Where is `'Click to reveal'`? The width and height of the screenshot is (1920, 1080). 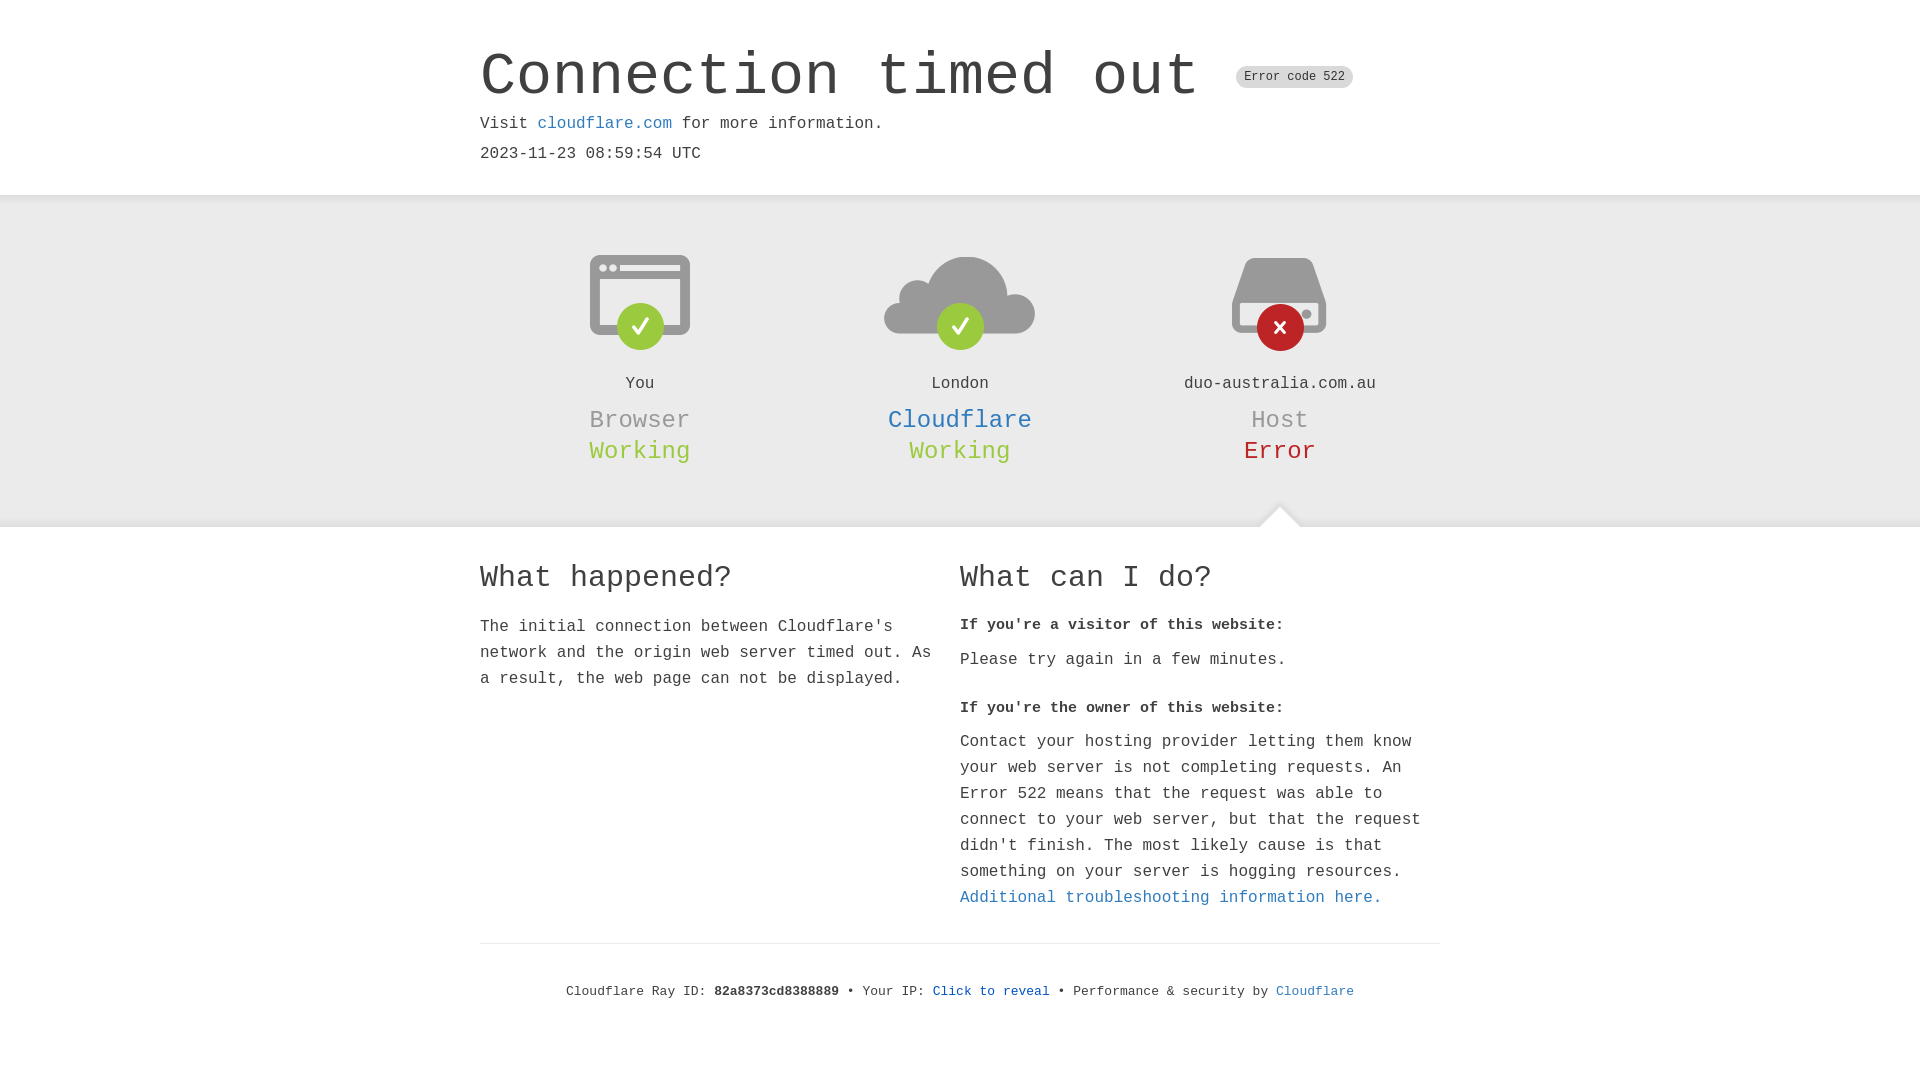
'Click to reveal' is located at coordinates (991, 991).